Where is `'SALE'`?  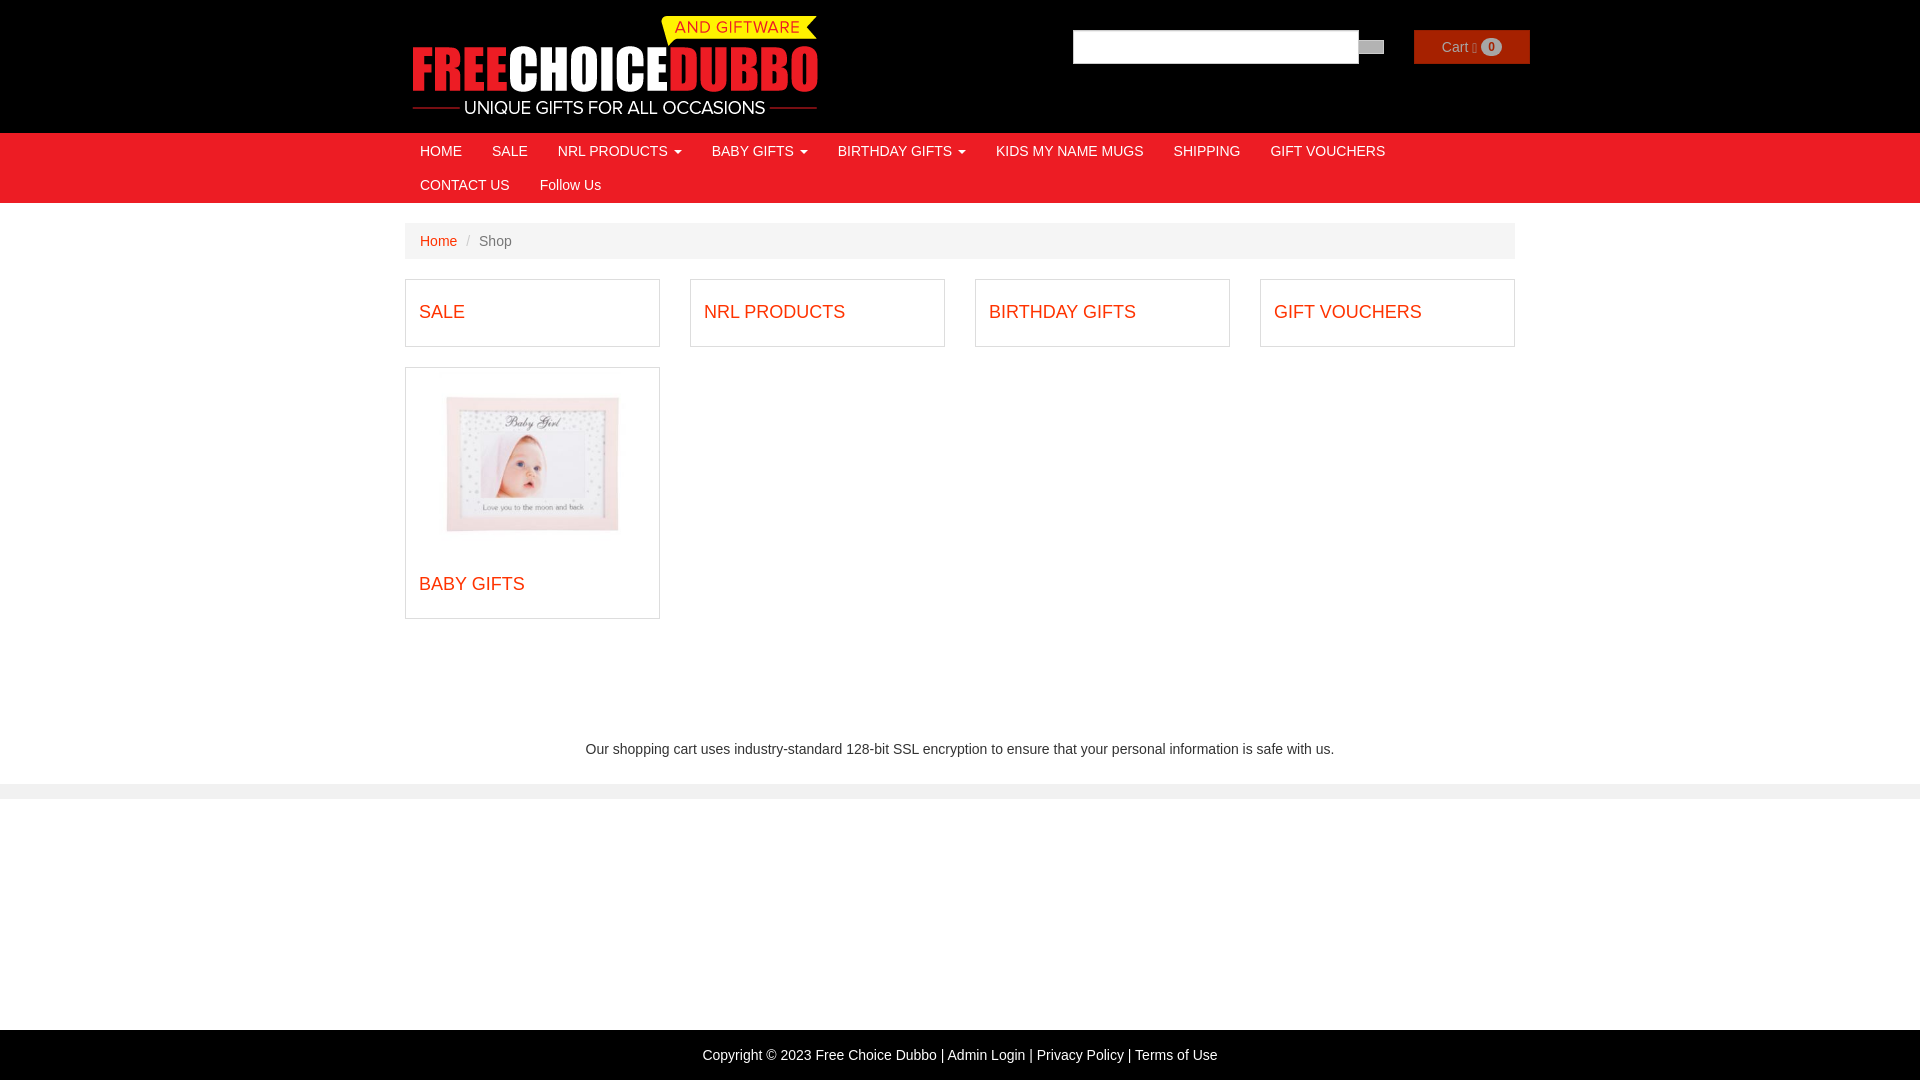 'SALE' is located at coordinates (509, 149).